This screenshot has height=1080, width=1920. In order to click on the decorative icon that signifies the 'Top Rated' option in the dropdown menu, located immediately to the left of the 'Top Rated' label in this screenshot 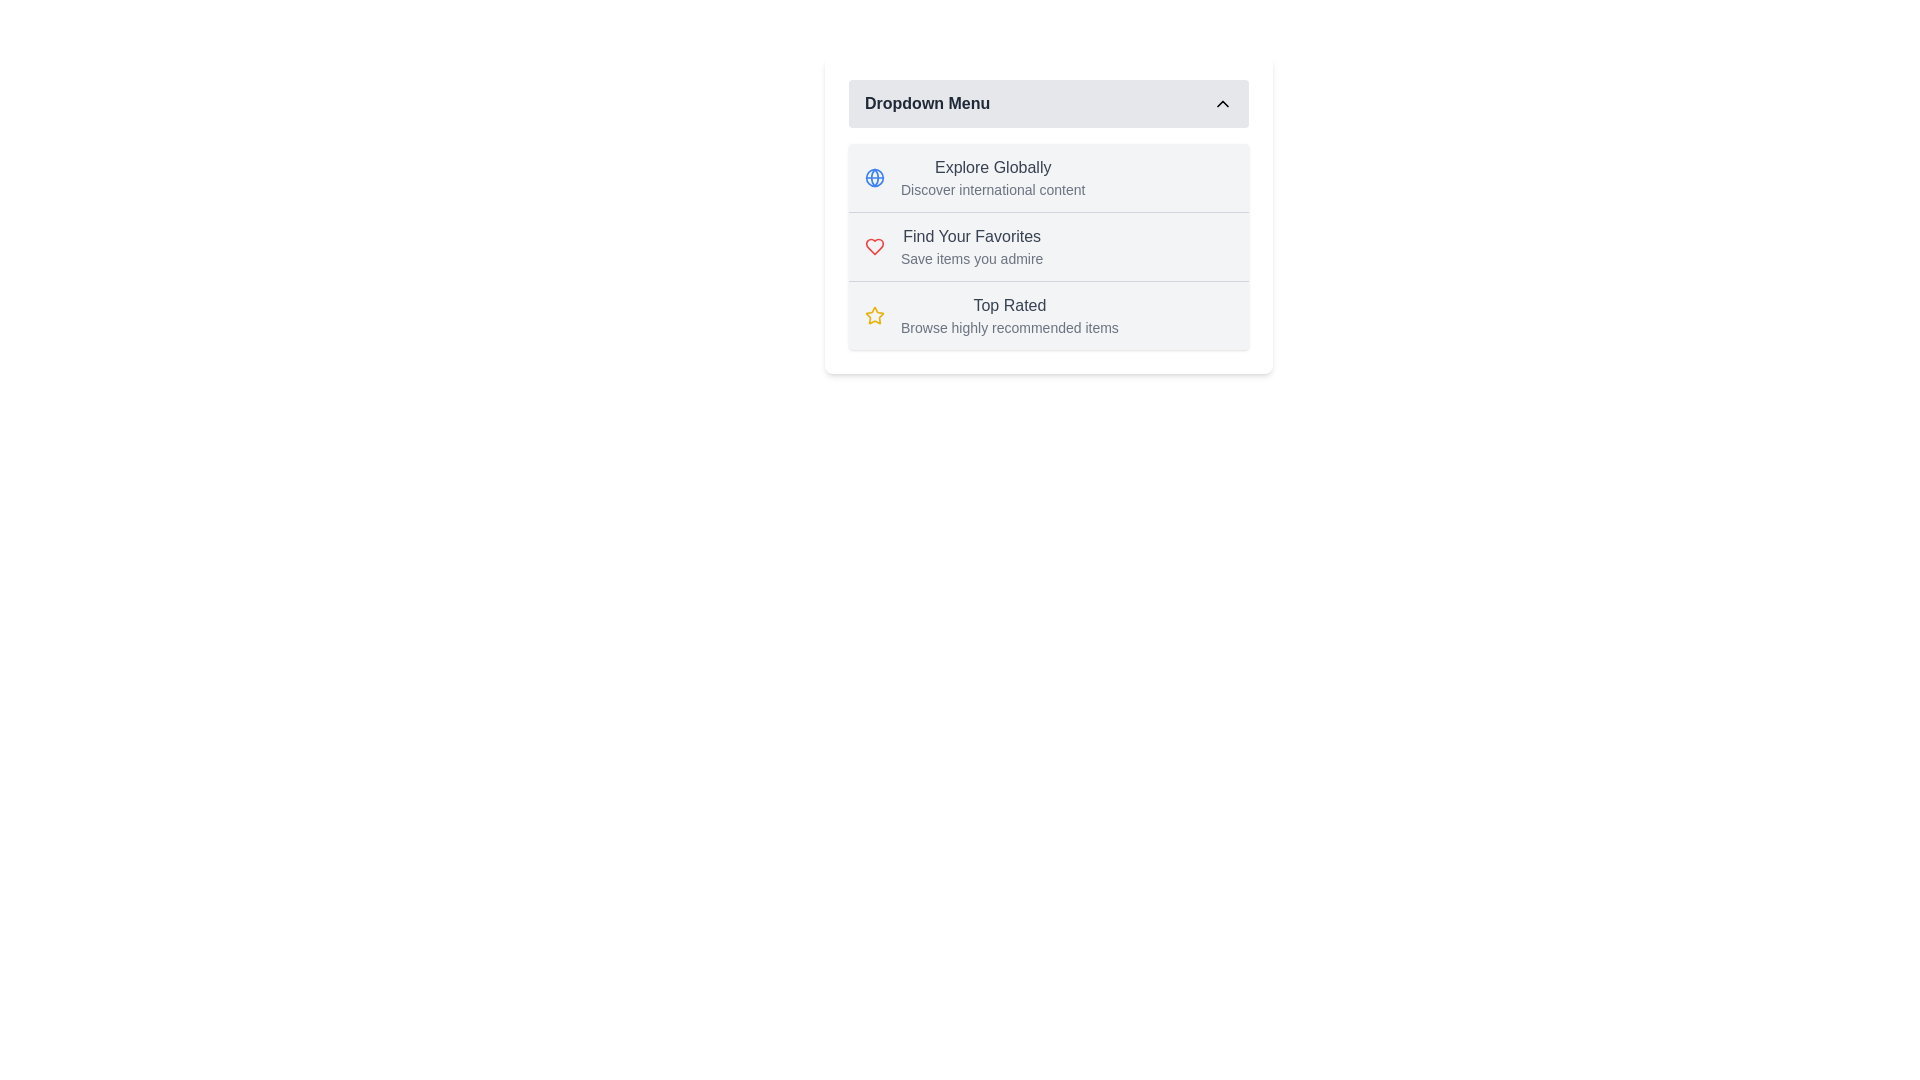, I will do `click(874, 315)`.